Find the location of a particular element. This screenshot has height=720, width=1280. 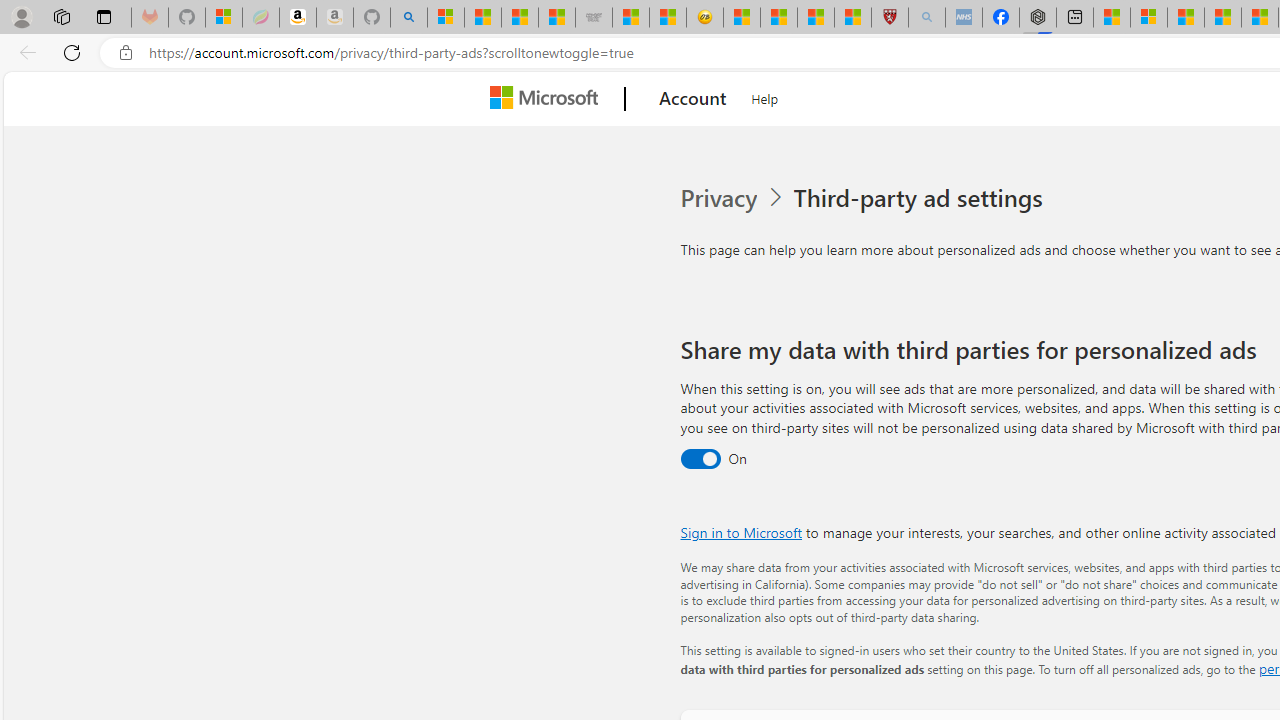

'Account' is located at coordinates (693, 99).